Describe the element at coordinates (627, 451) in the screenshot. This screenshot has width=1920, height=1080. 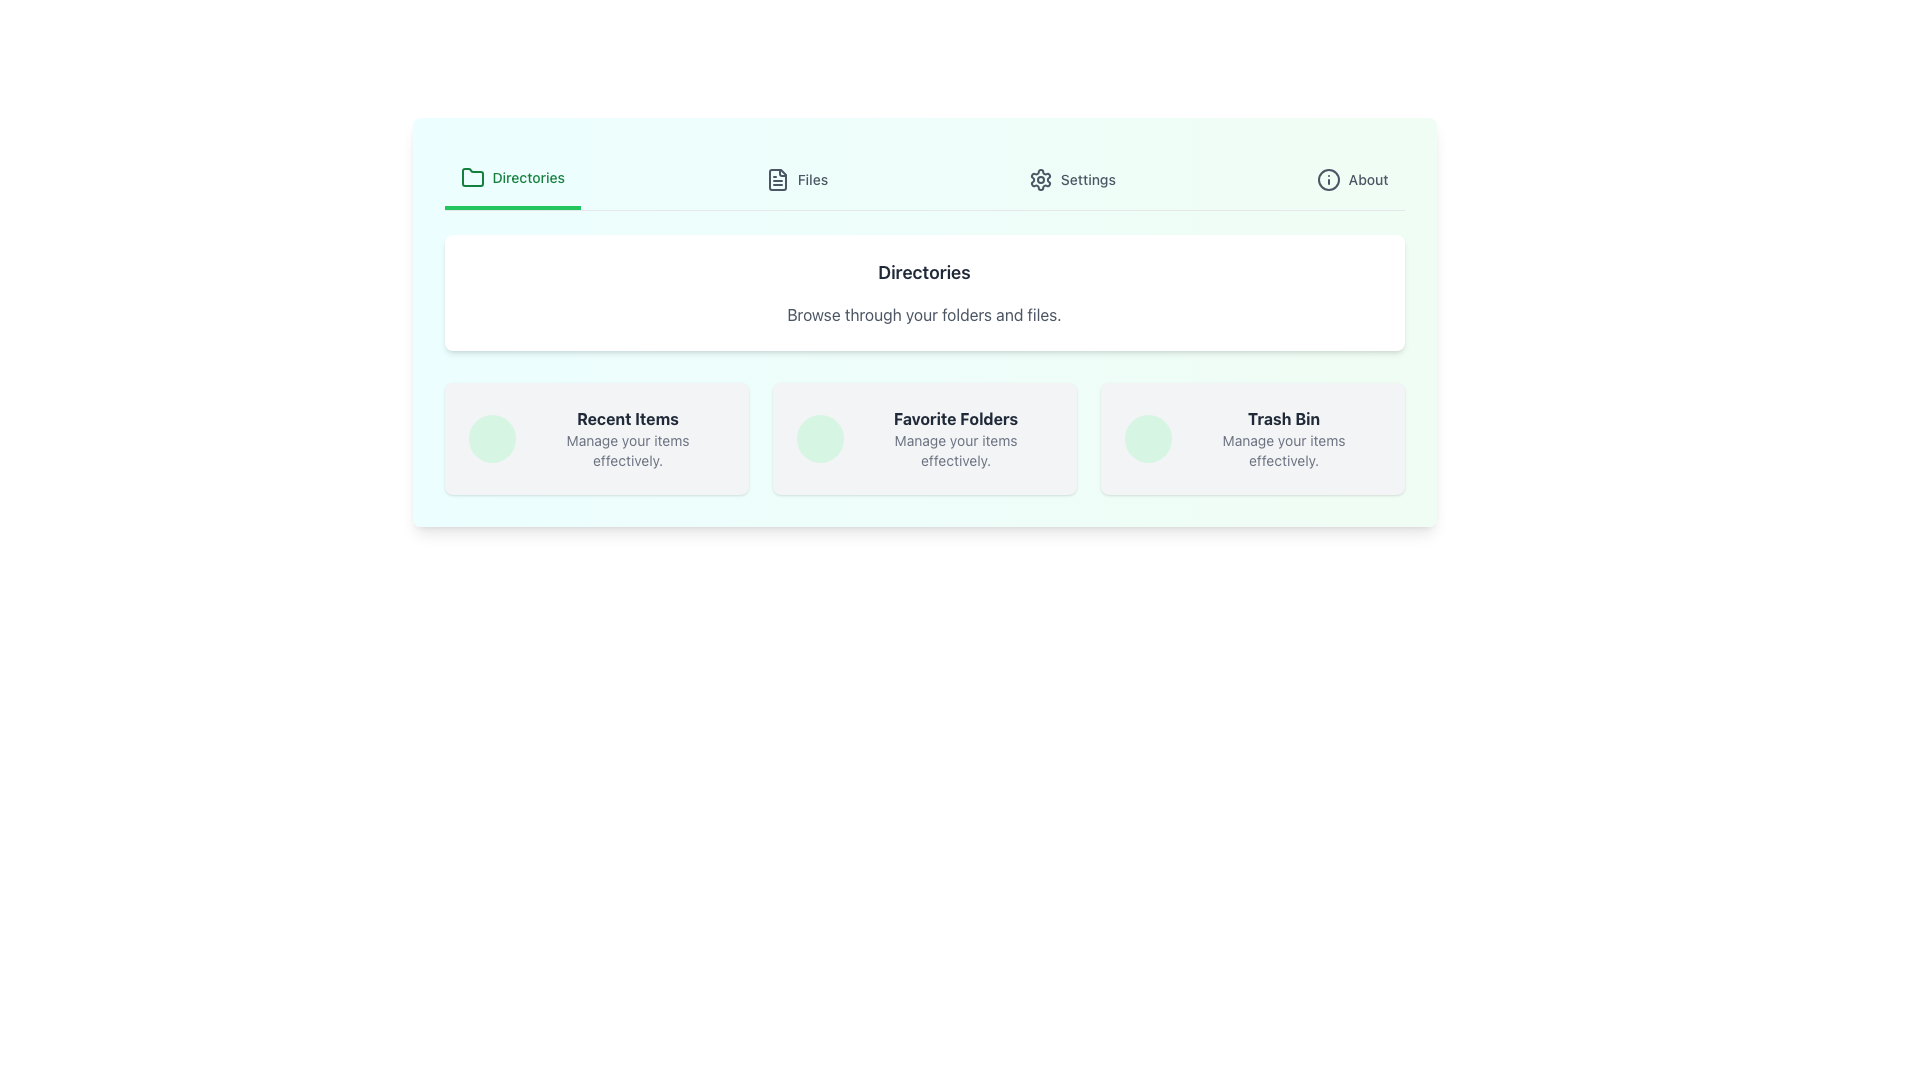
I see `the text element displaying 'Manage your items effectively.' which is located below the 'Recent Items' title in its card` at that location.